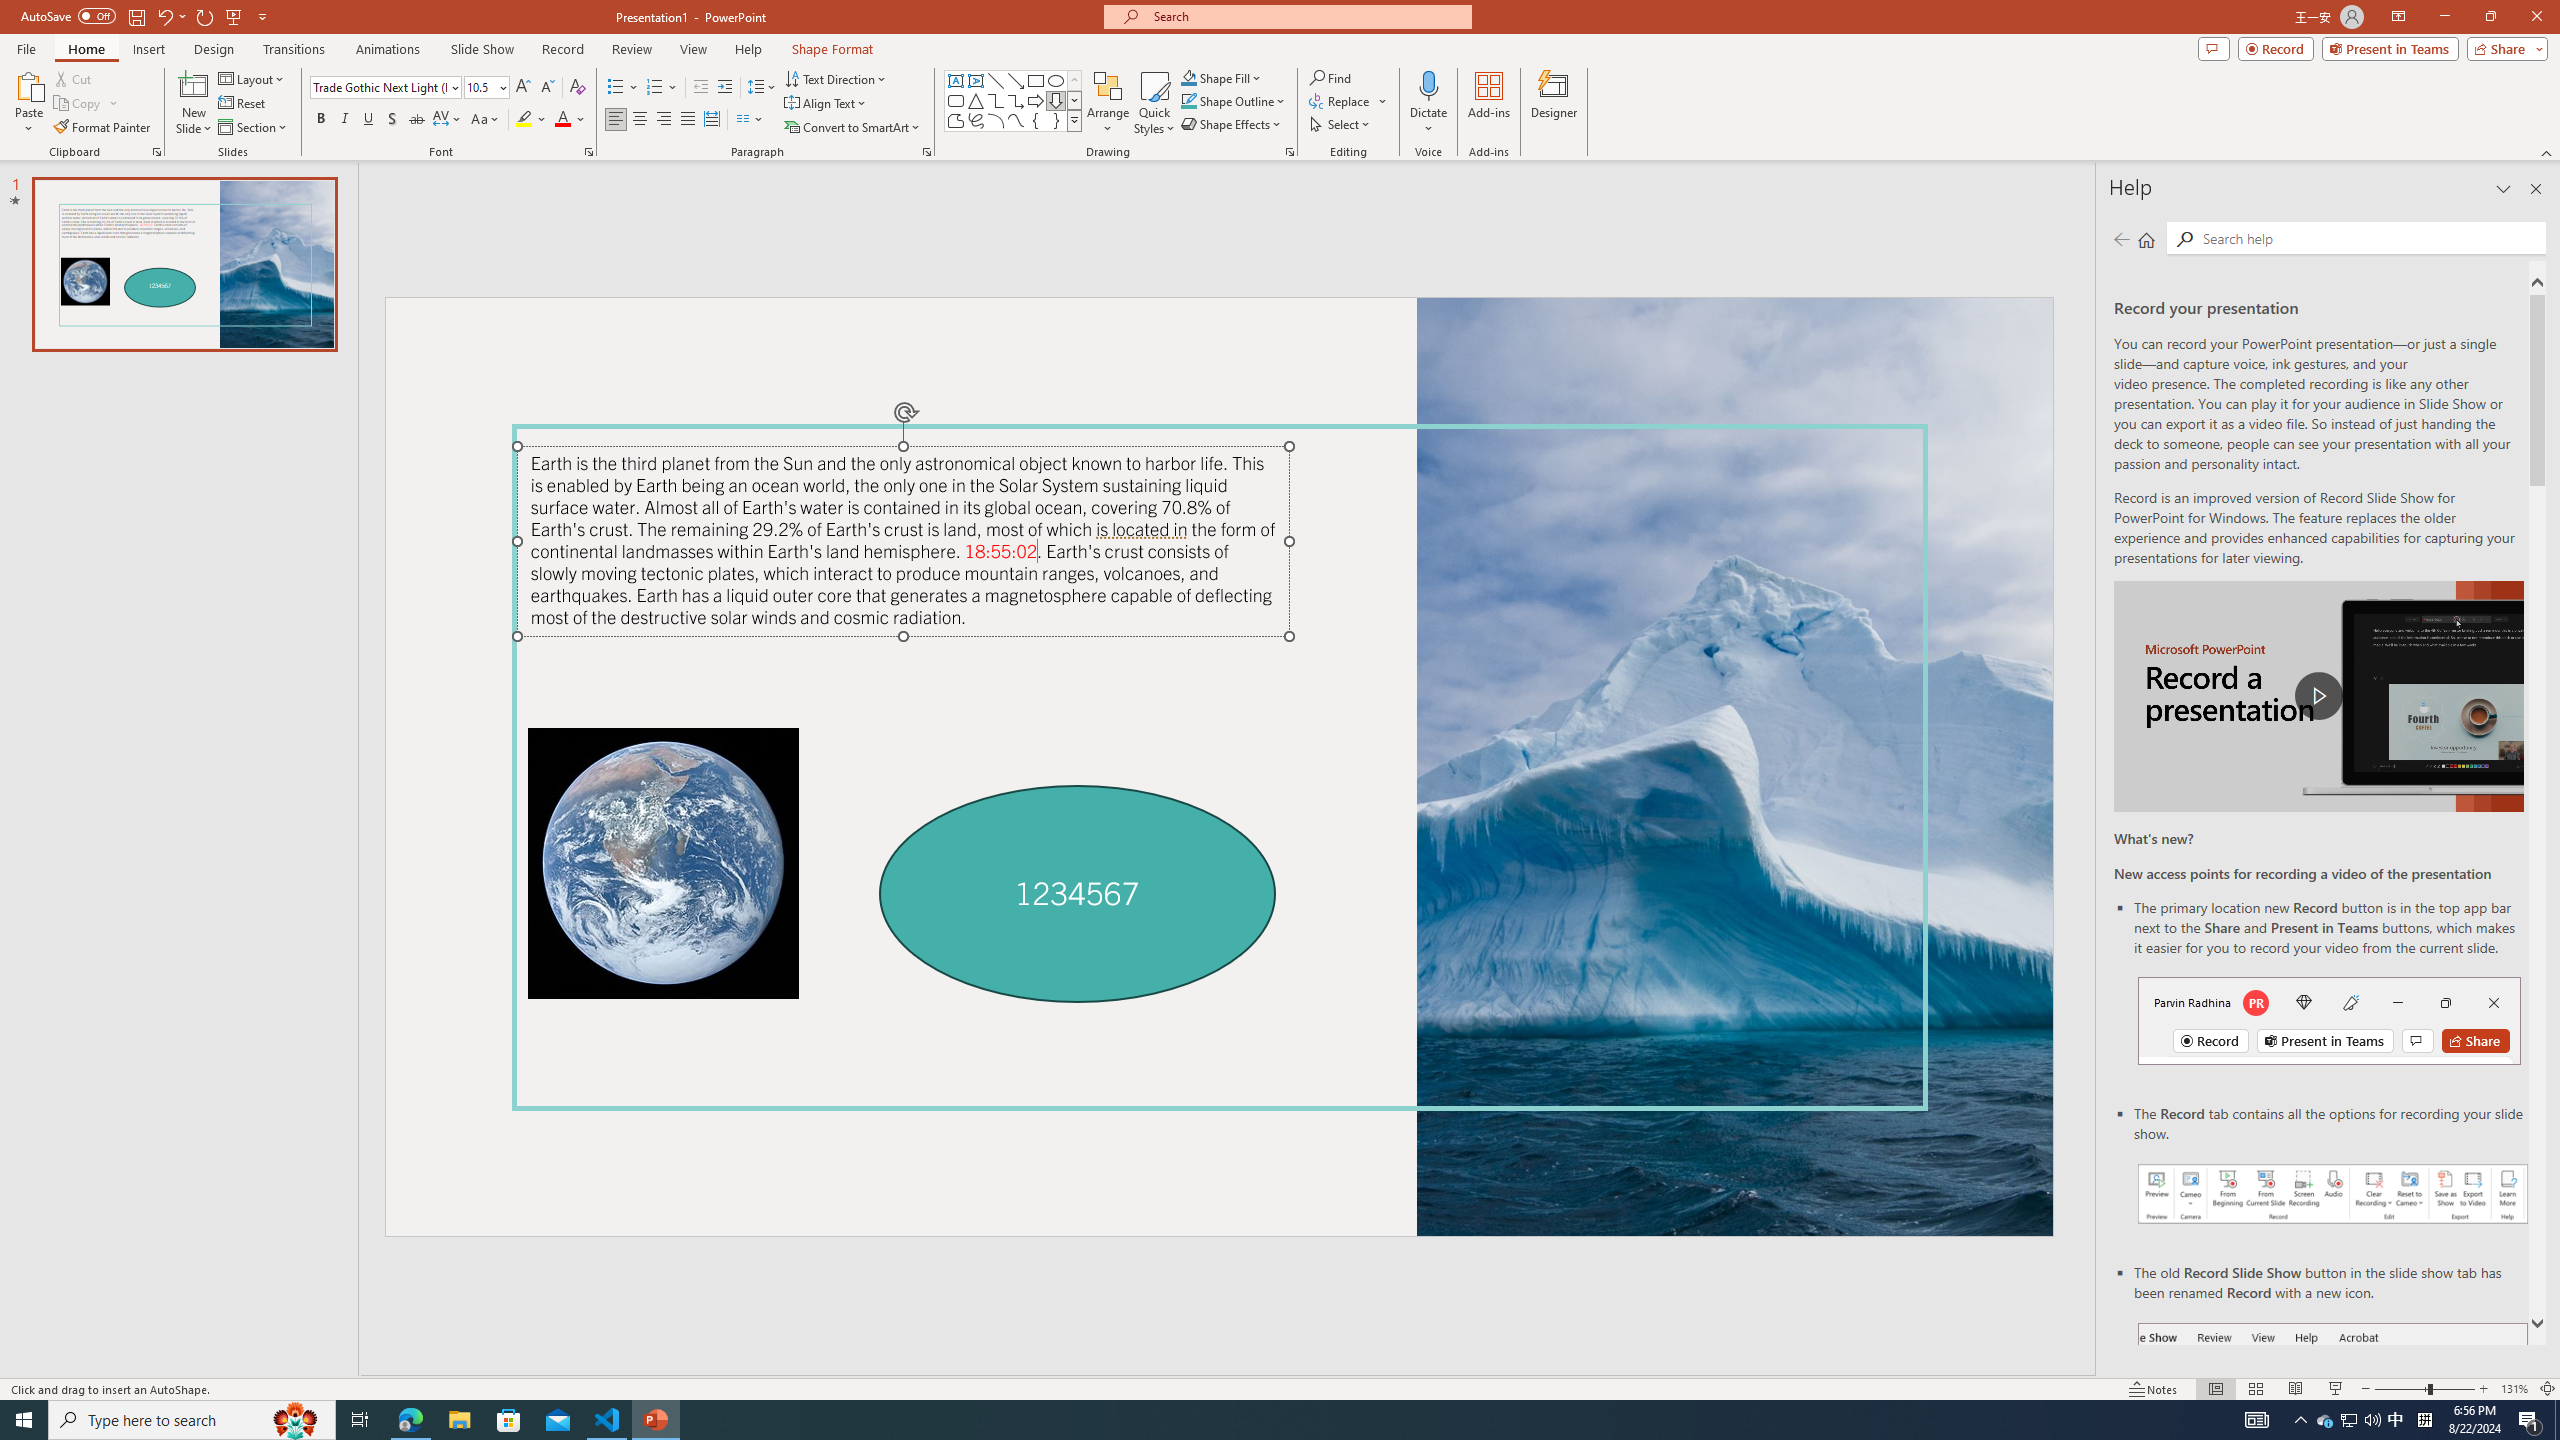 Image resolution: width=2560 pixels, height=1440 pixels. What do you see at coordinates (2332, 1192) in the screenshot?
I see `'Record your presentations screenshot one'` at bounding box center [2332, 1192].